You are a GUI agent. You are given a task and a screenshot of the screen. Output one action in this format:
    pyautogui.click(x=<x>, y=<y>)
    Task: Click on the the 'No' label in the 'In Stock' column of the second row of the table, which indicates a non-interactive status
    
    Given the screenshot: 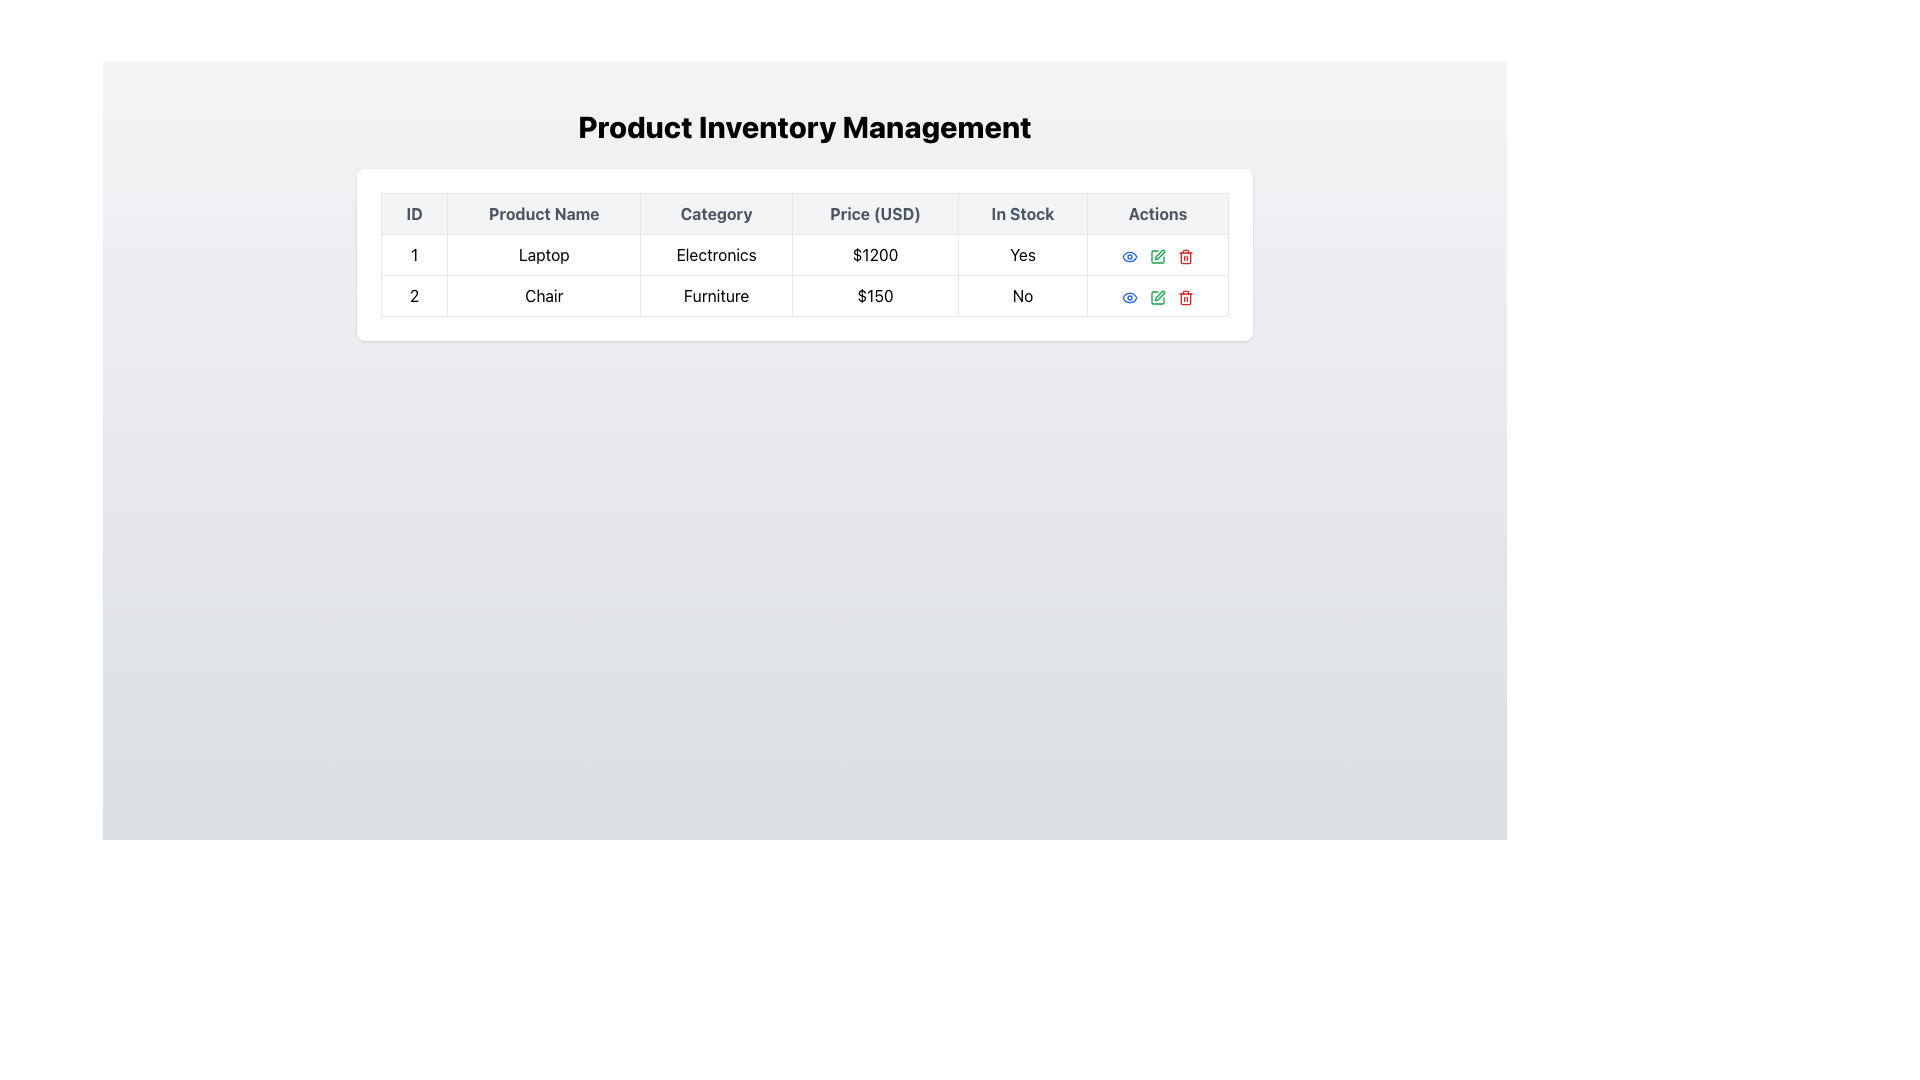 What is the action you would take?
    pyautogui.click(x=1022, y=296)
    